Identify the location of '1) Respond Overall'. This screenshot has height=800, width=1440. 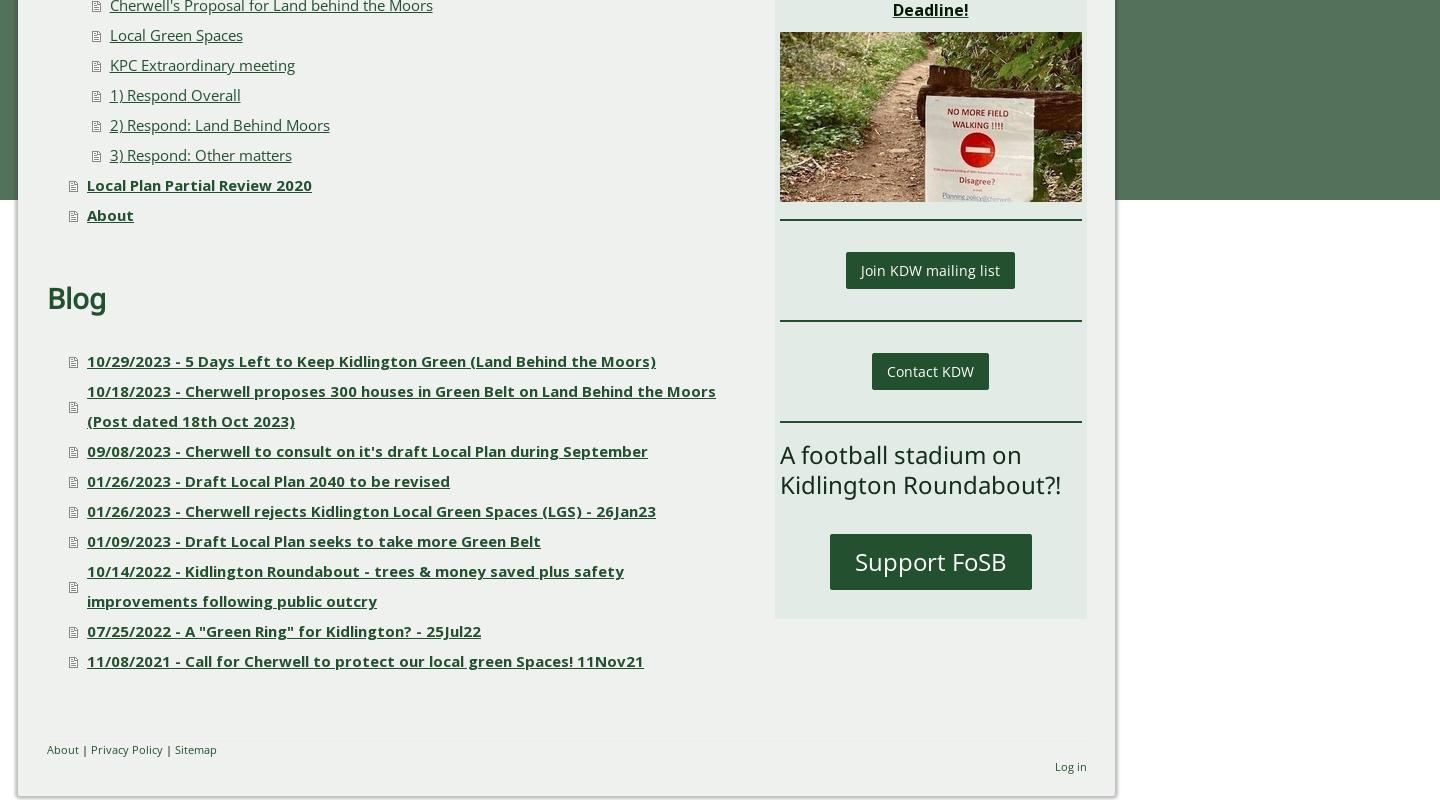
(173, 94).